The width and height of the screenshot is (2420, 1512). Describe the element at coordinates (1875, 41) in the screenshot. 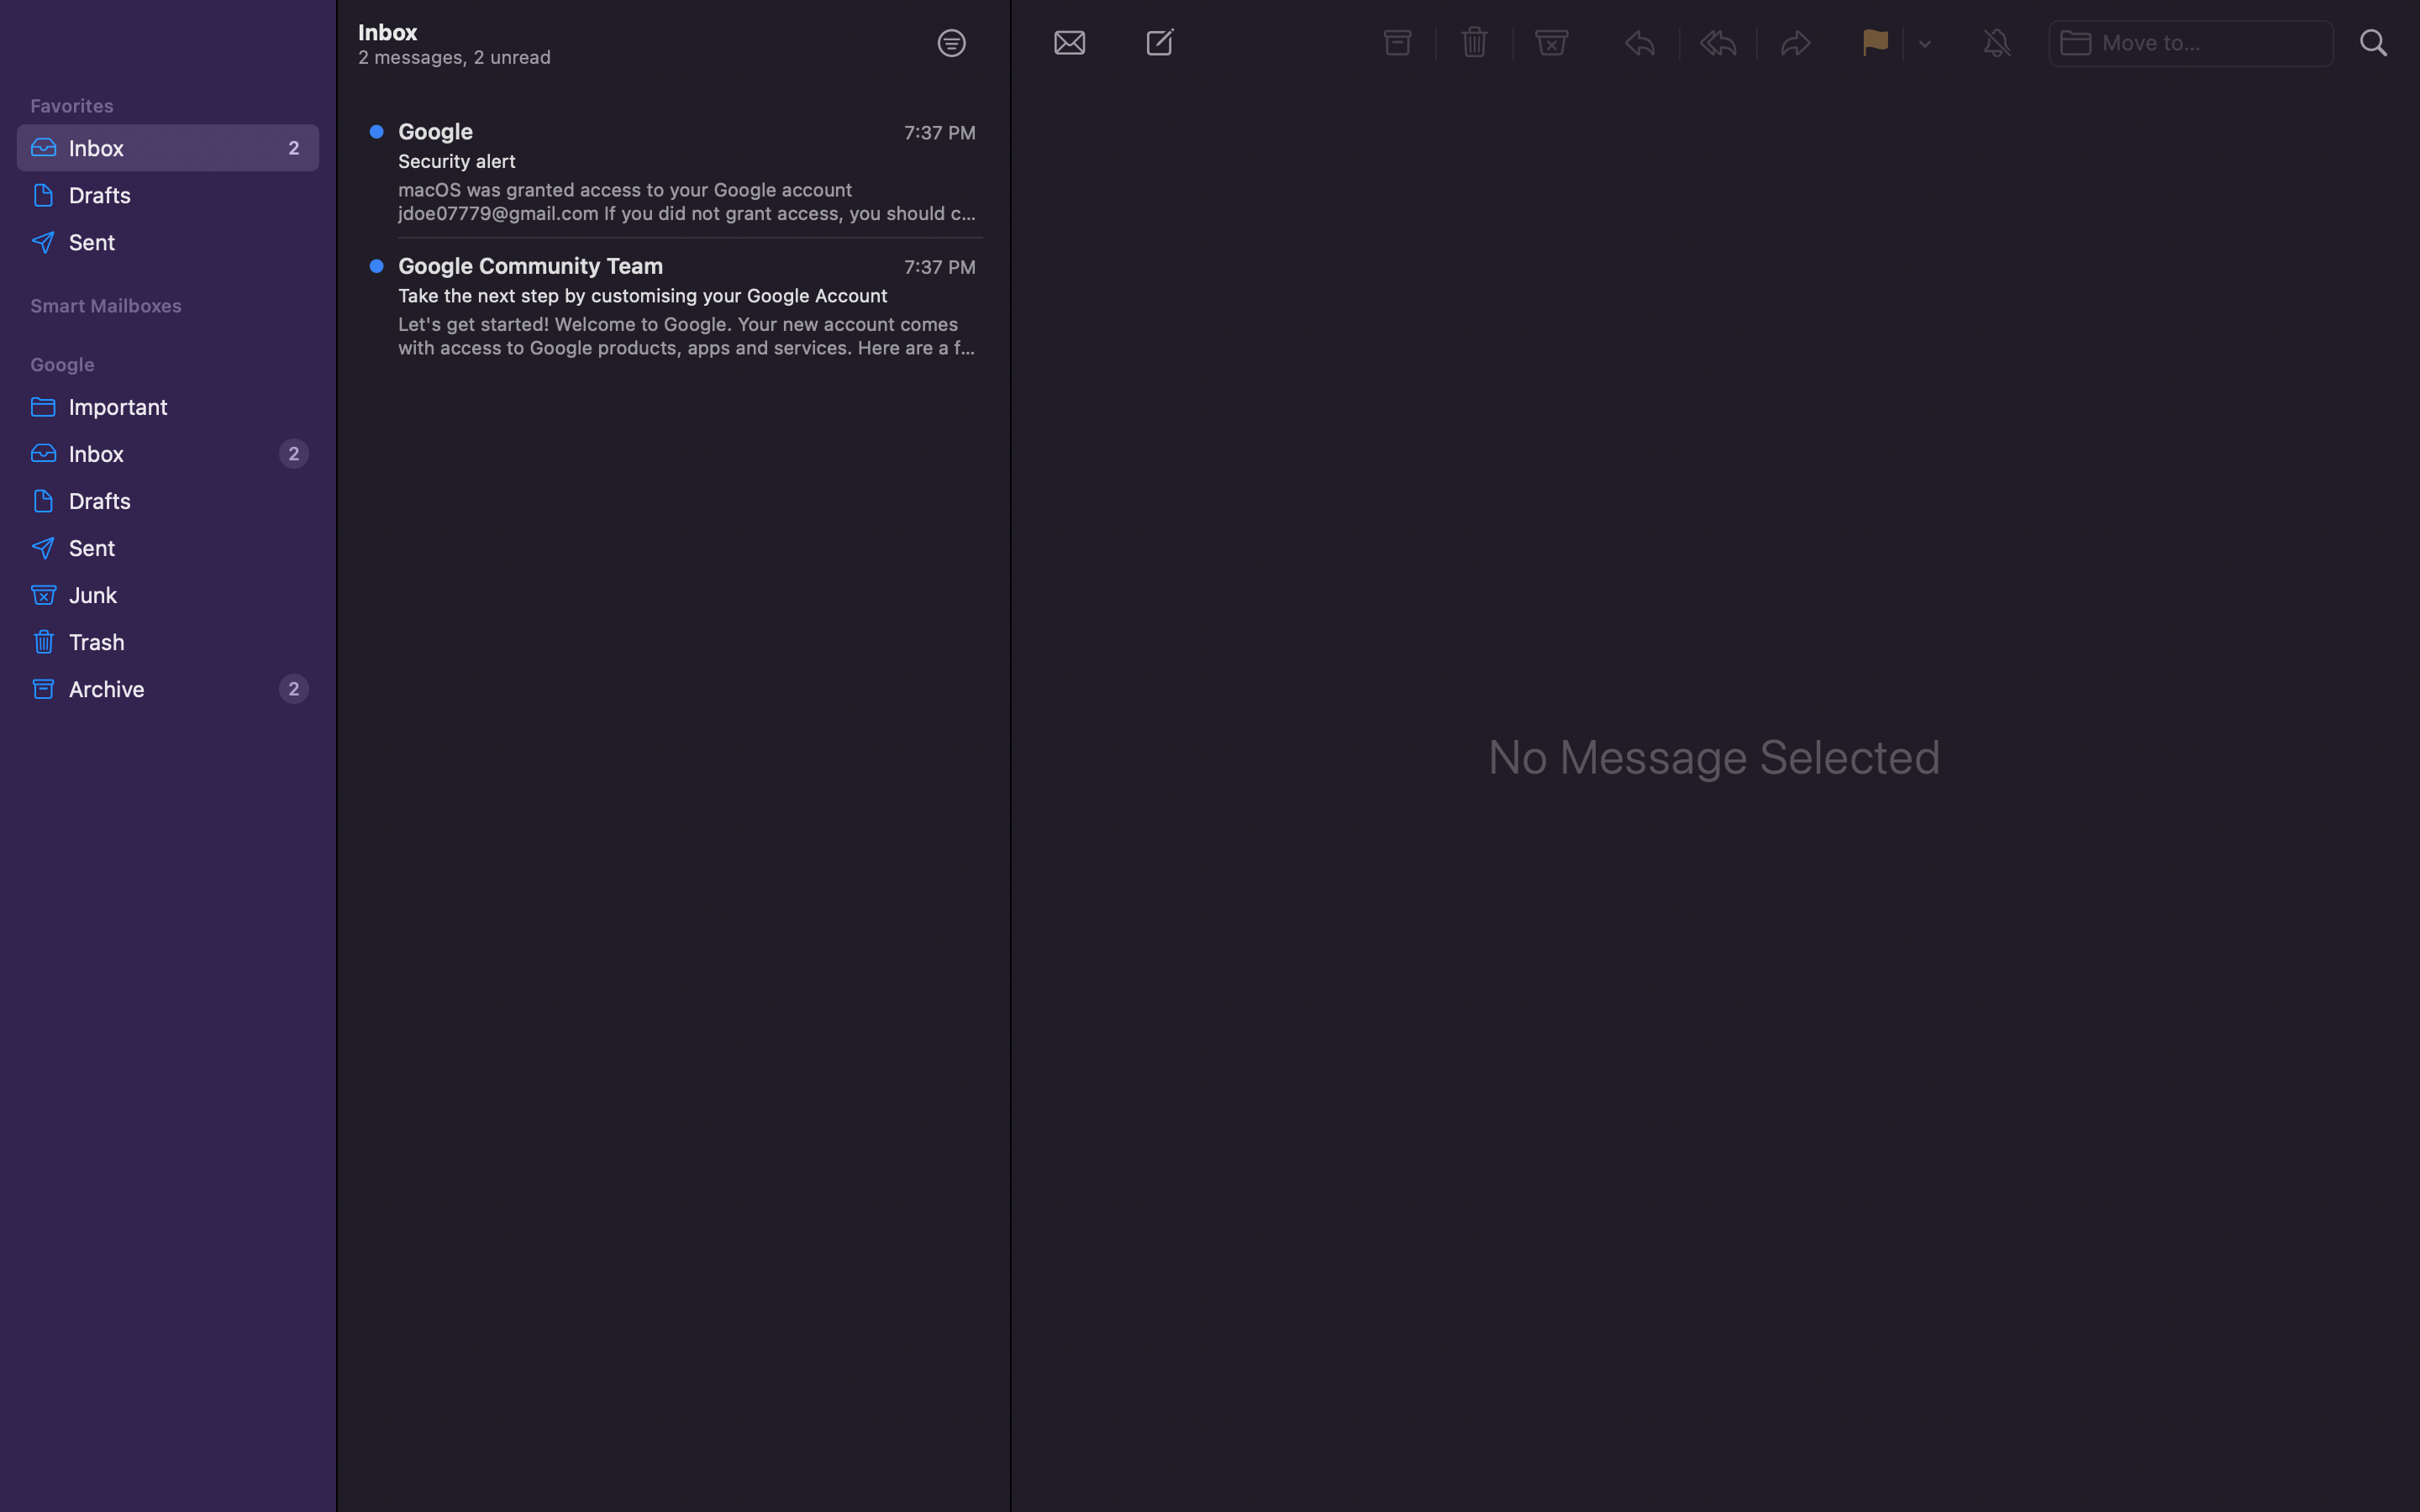

I see `Flag the message that"s been highlighted` at that location.